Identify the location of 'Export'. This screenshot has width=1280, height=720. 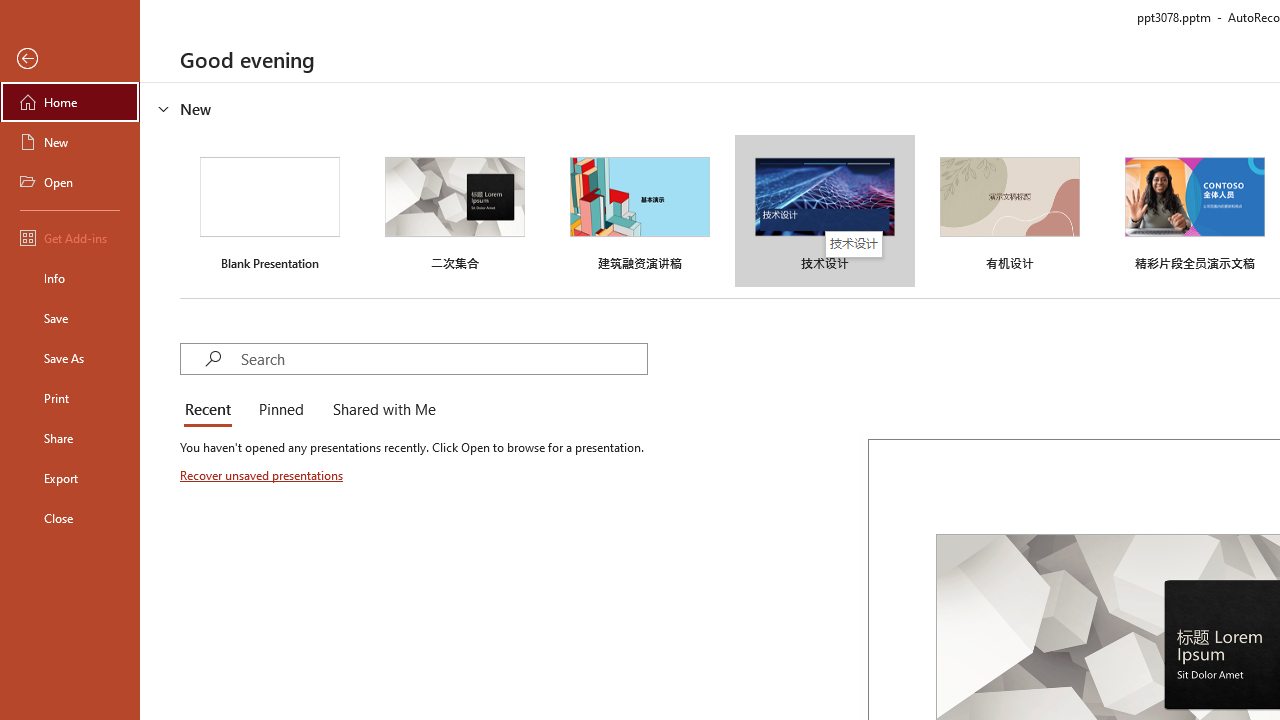
(69, 478).